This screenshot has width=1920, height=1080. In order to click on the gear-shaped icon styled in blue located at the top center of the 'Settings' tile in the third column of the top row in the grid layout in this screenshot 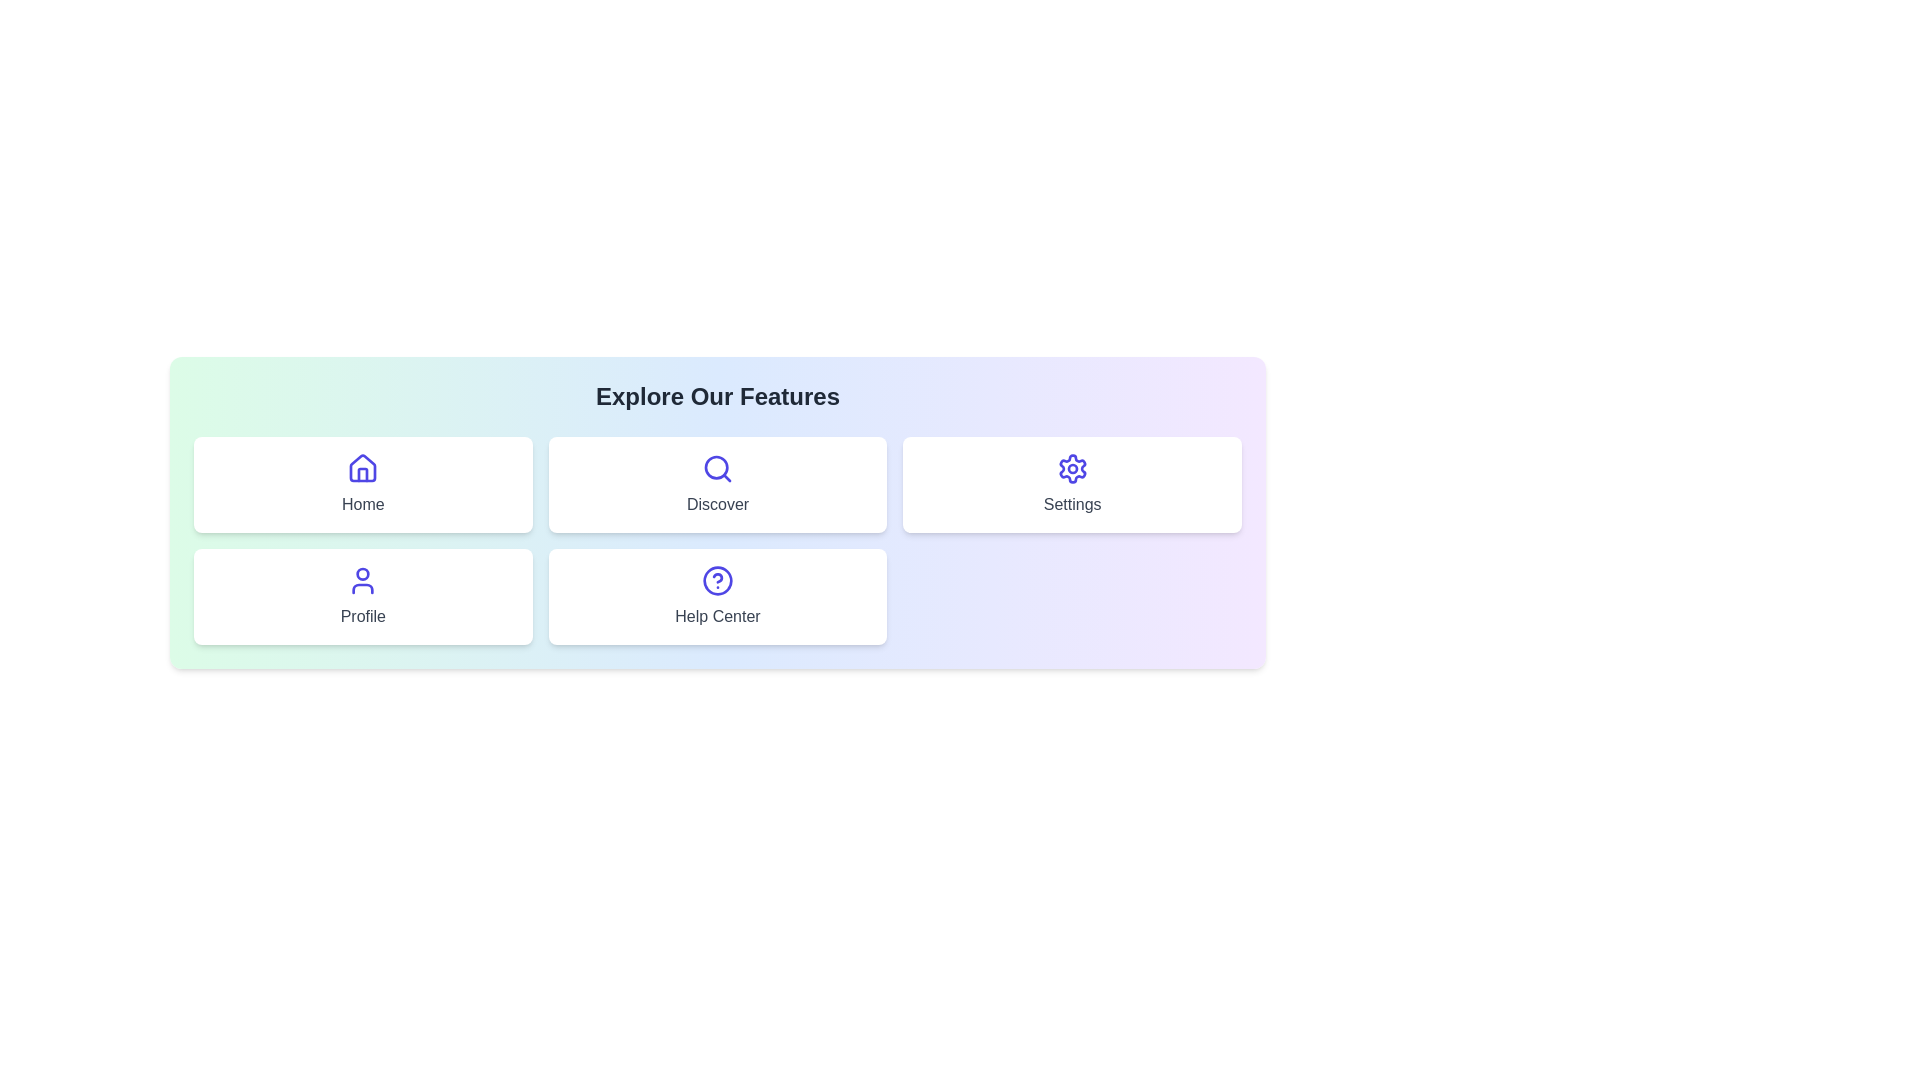, I will do `click(1071, 469)`.